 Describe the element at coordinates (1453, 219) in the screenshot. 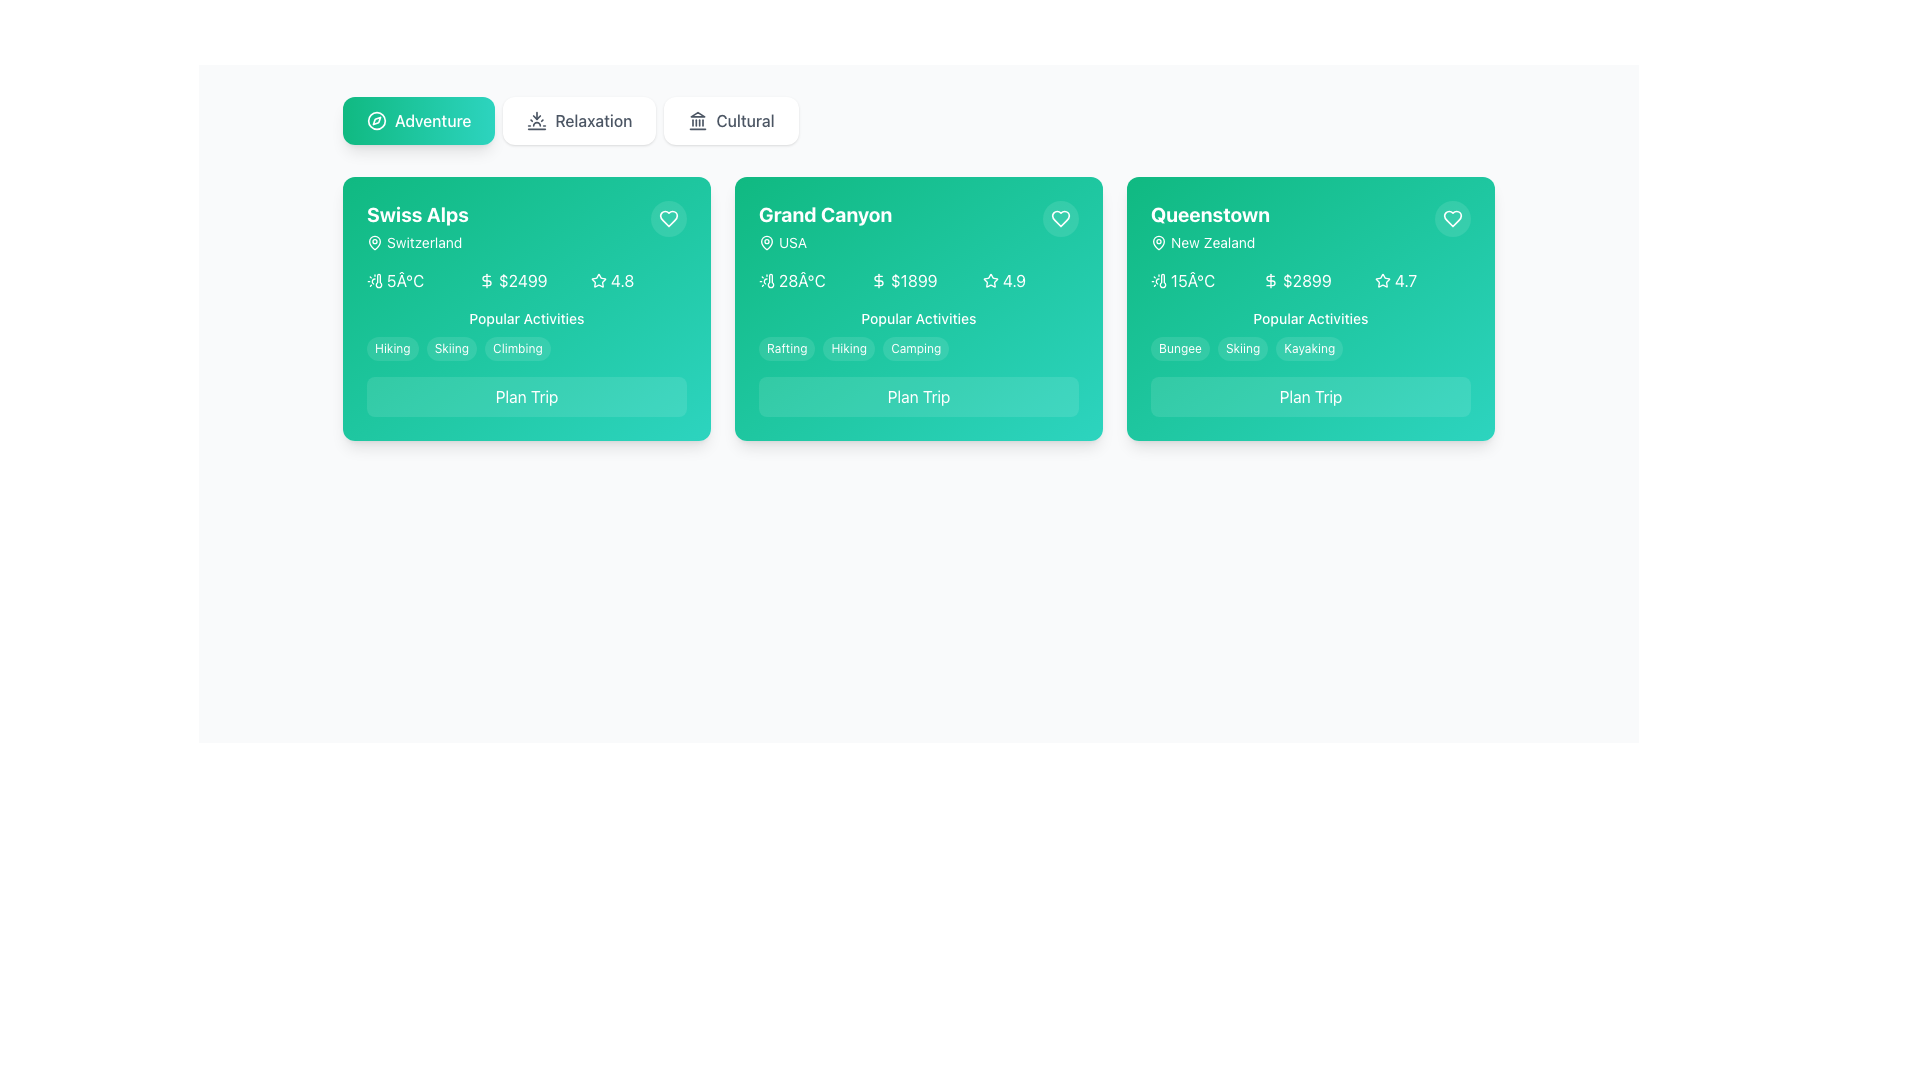

I see `the heart icon in the top-right corner of the 'Queenstown' card to mark it as favorite` at that location.